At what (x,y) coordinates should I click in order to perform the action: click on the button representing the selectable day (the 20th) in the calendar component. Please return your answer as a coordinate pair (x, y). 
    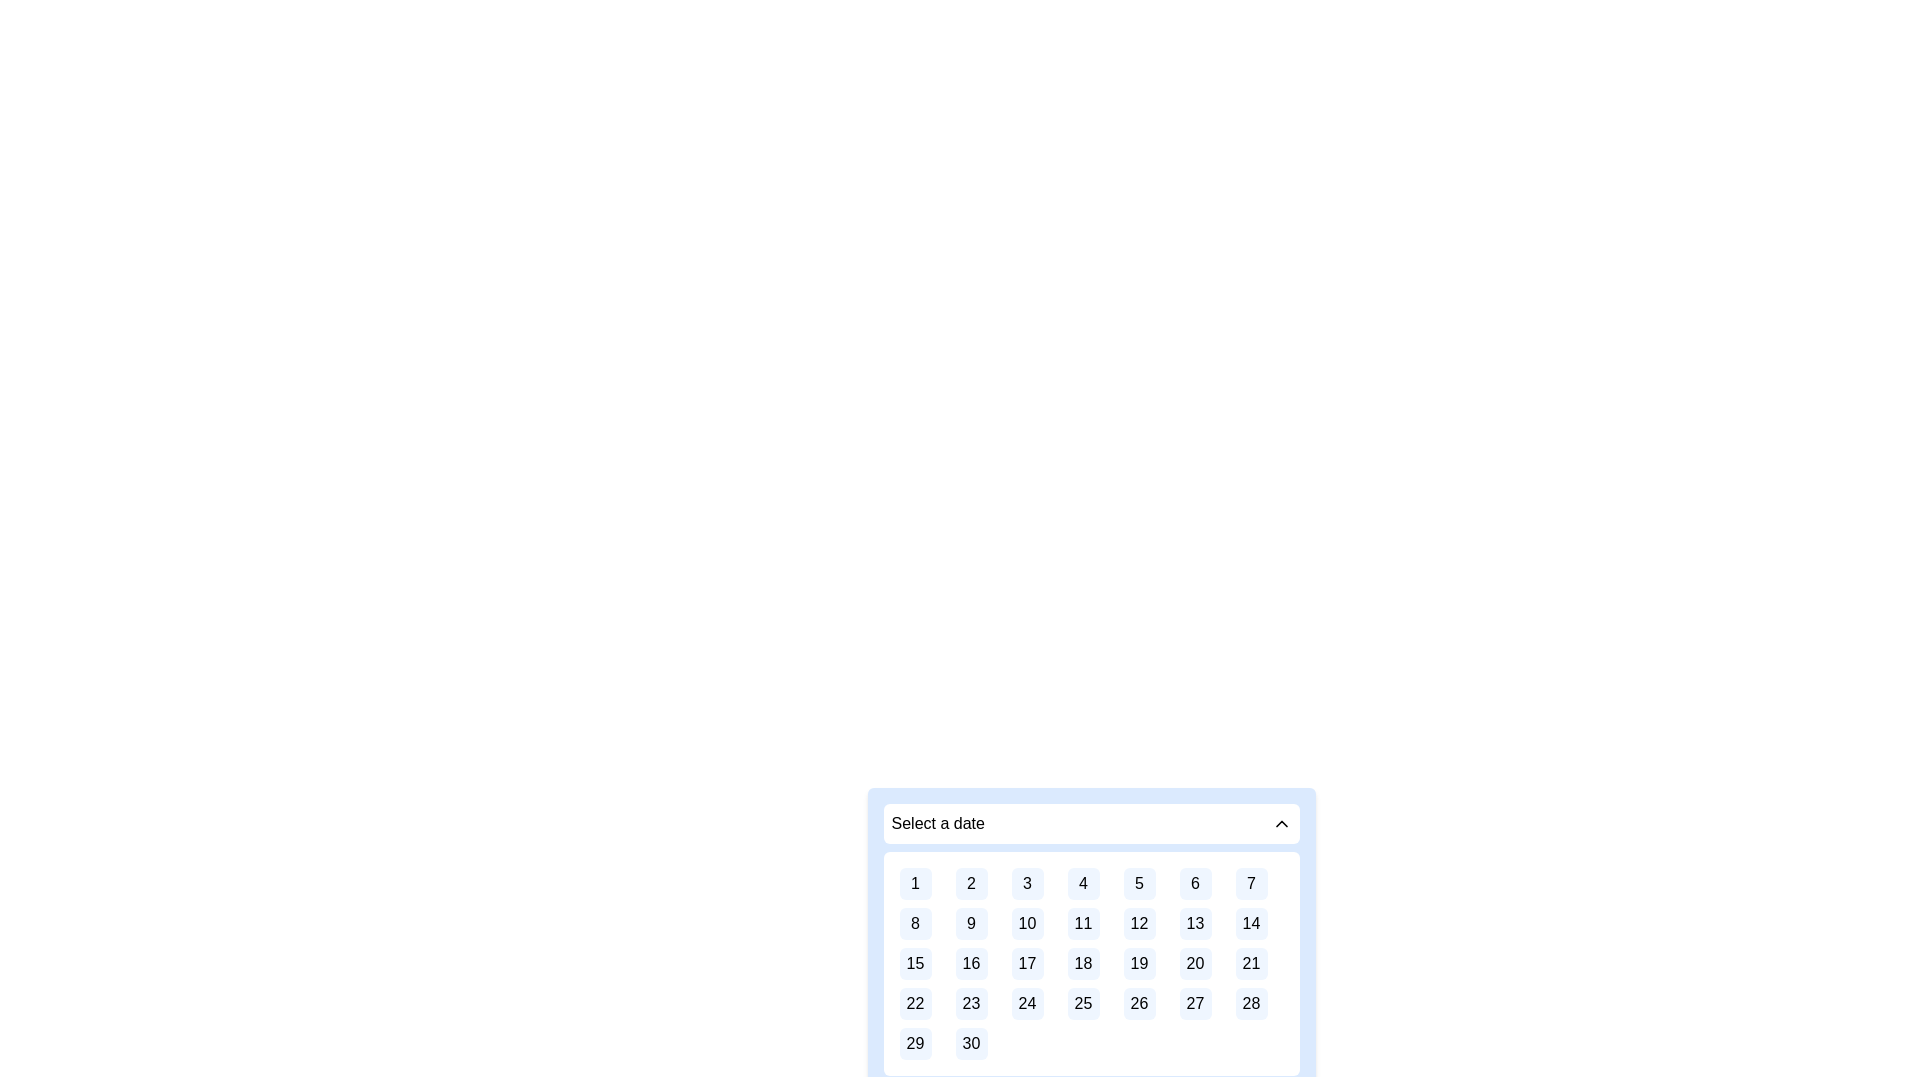
    Looking at the image, I should click on (1195, 963).